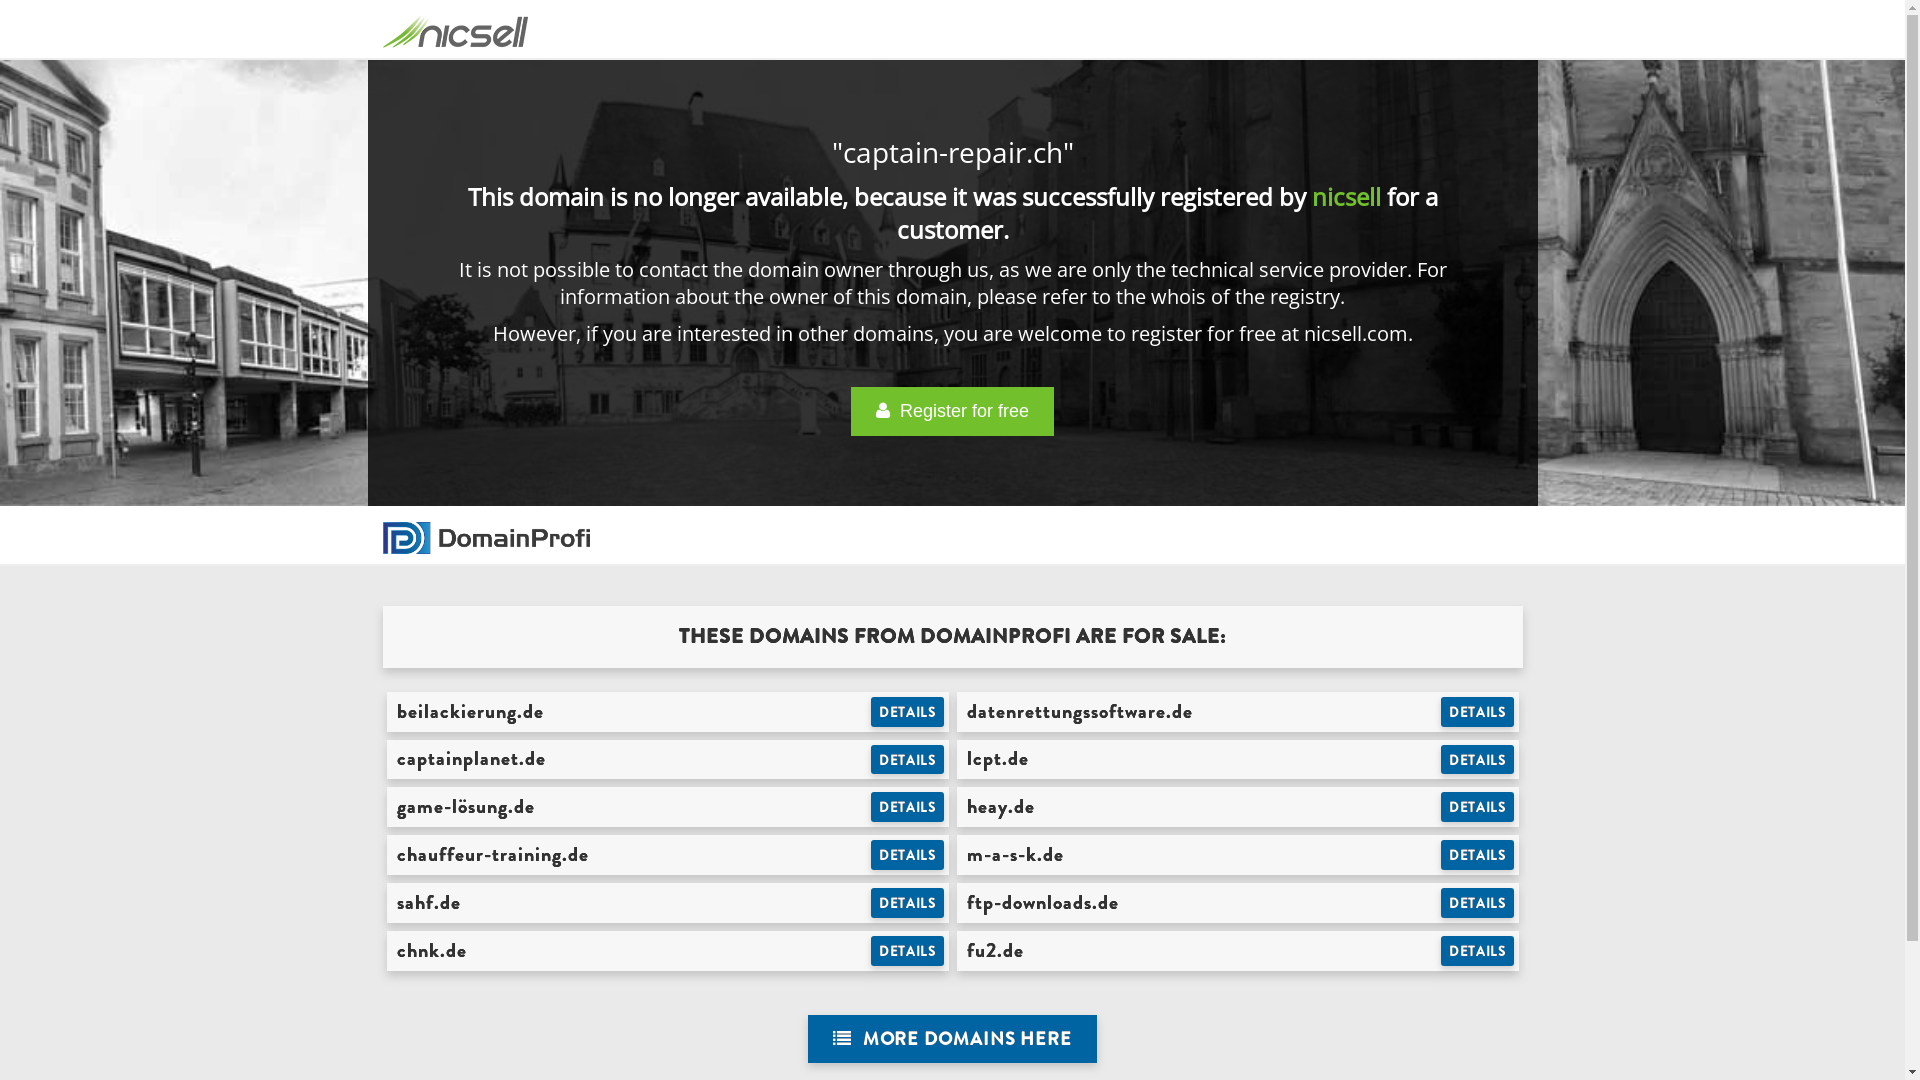  I want to click on '  Register for free', so click(951, 410).